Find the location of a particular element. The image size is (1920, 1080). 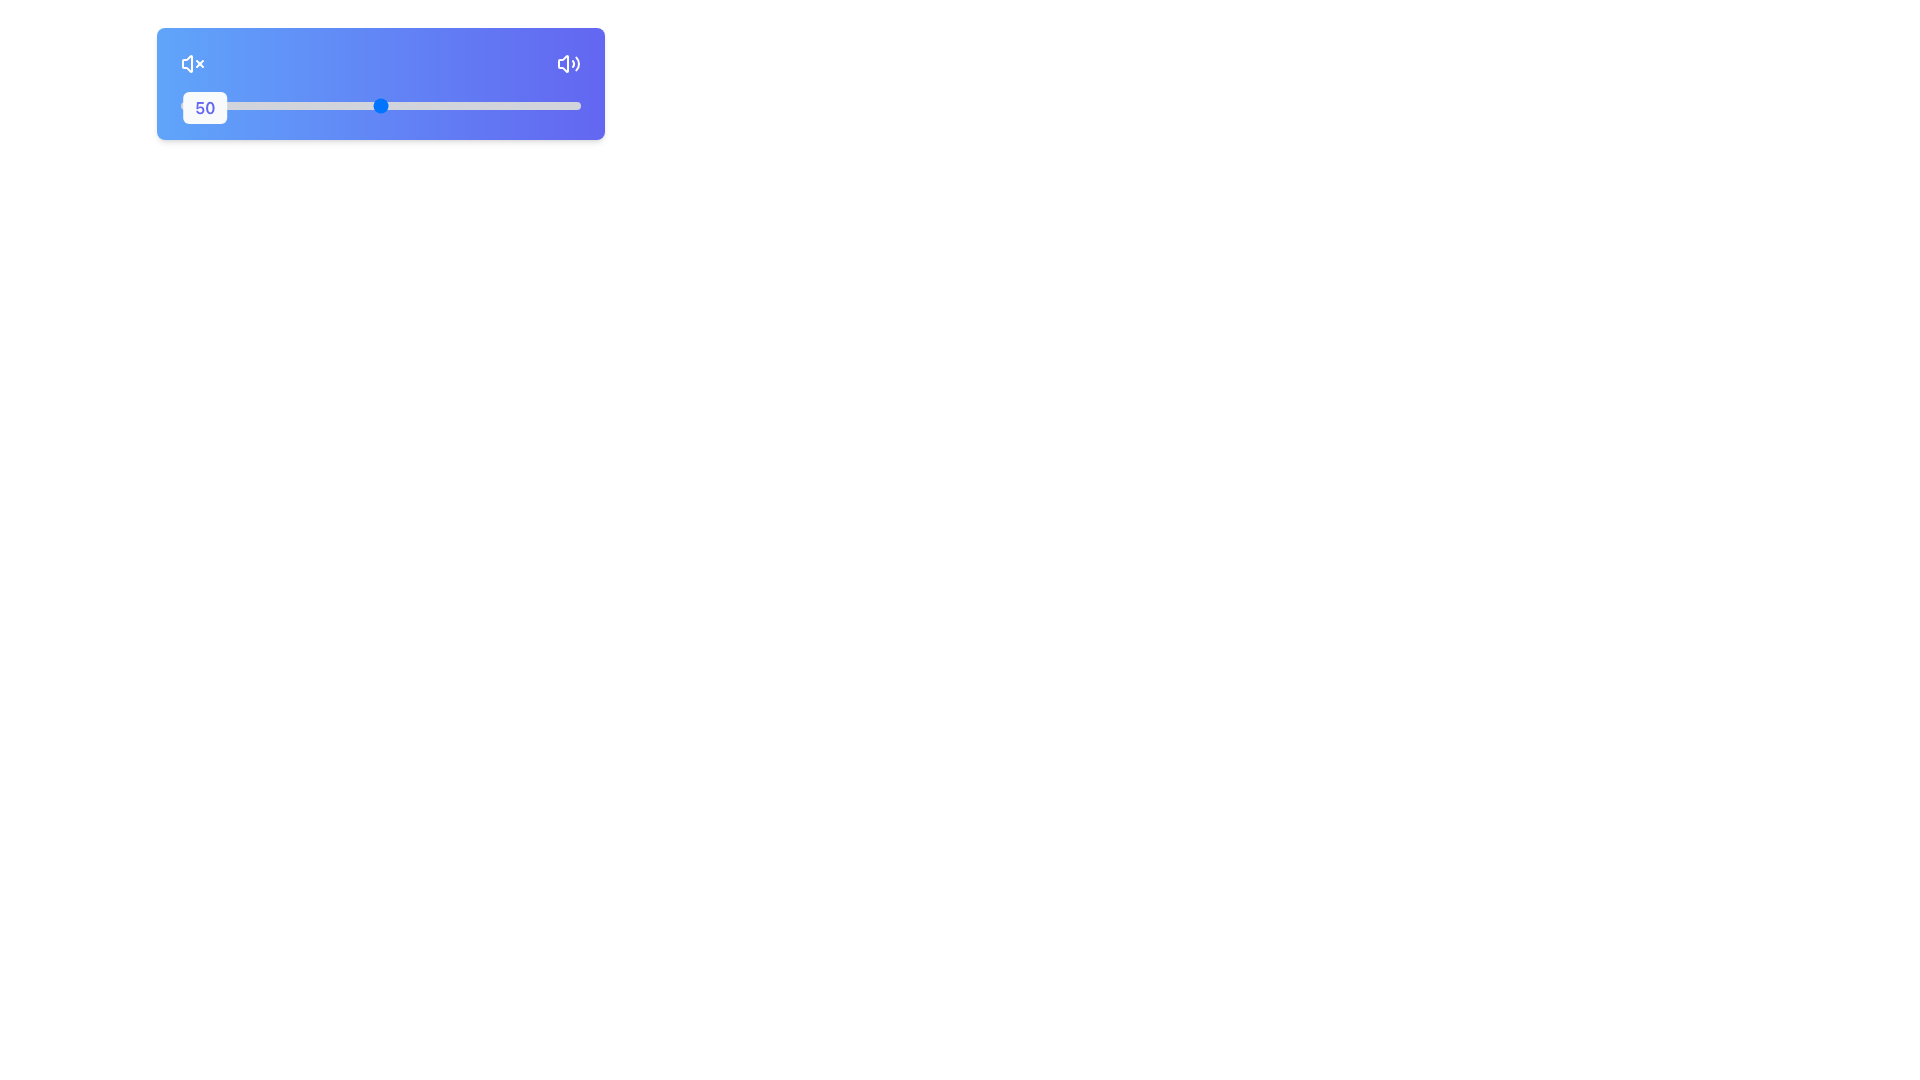

the slider value is located at coordinates (252, 105).